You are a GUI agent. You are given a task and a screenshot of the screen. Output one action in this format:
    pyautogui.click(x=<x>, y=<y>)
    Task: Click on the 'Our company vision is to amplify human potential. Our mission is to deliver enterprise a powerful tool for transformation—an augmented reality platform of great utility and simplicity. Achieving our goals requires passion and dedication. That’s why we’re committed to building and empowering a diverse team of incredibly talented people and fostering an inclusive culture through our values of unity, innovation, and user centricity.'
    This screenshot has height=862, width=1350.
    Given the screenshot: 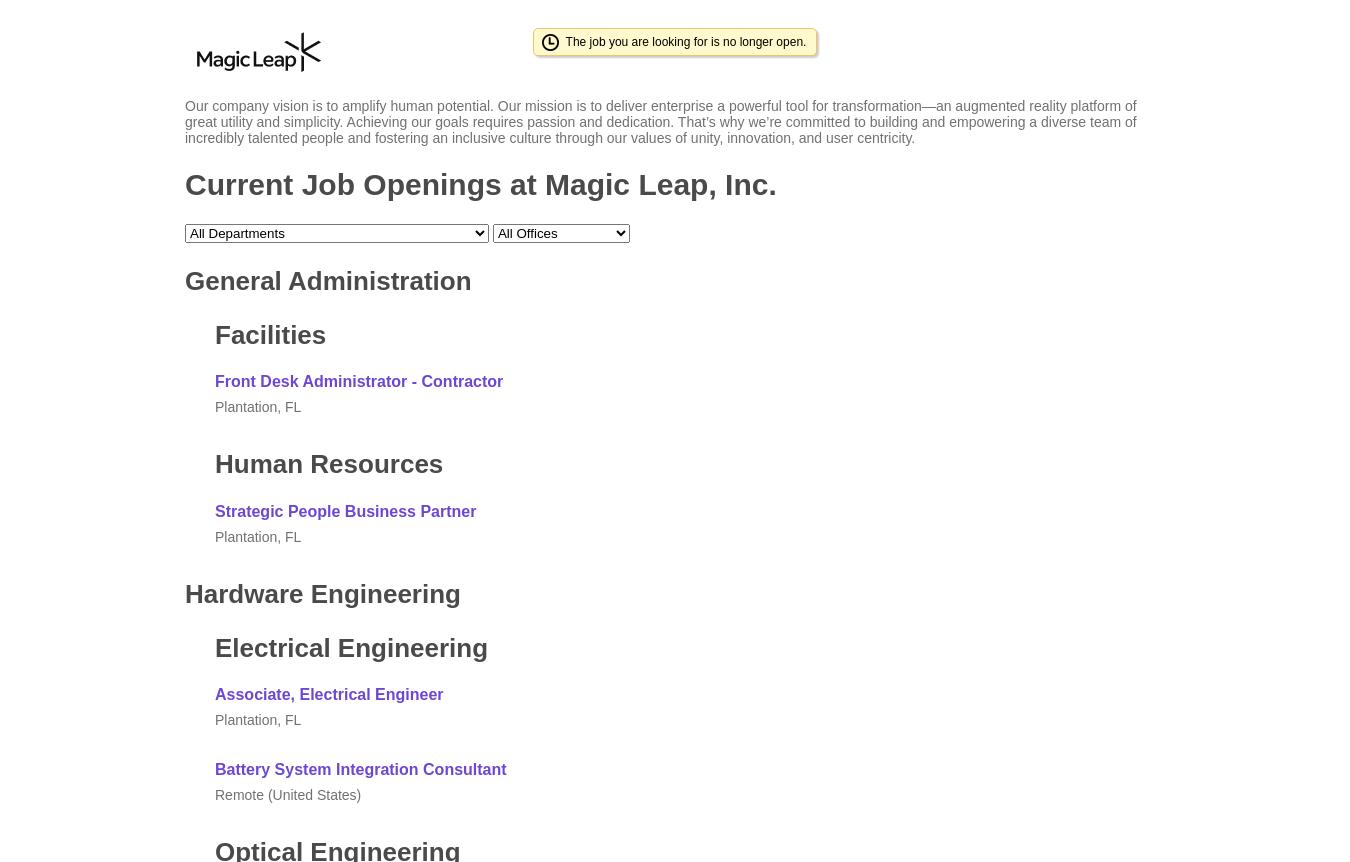 What is the action you would take?
    pyautogui.click(x=660, y=120)
    